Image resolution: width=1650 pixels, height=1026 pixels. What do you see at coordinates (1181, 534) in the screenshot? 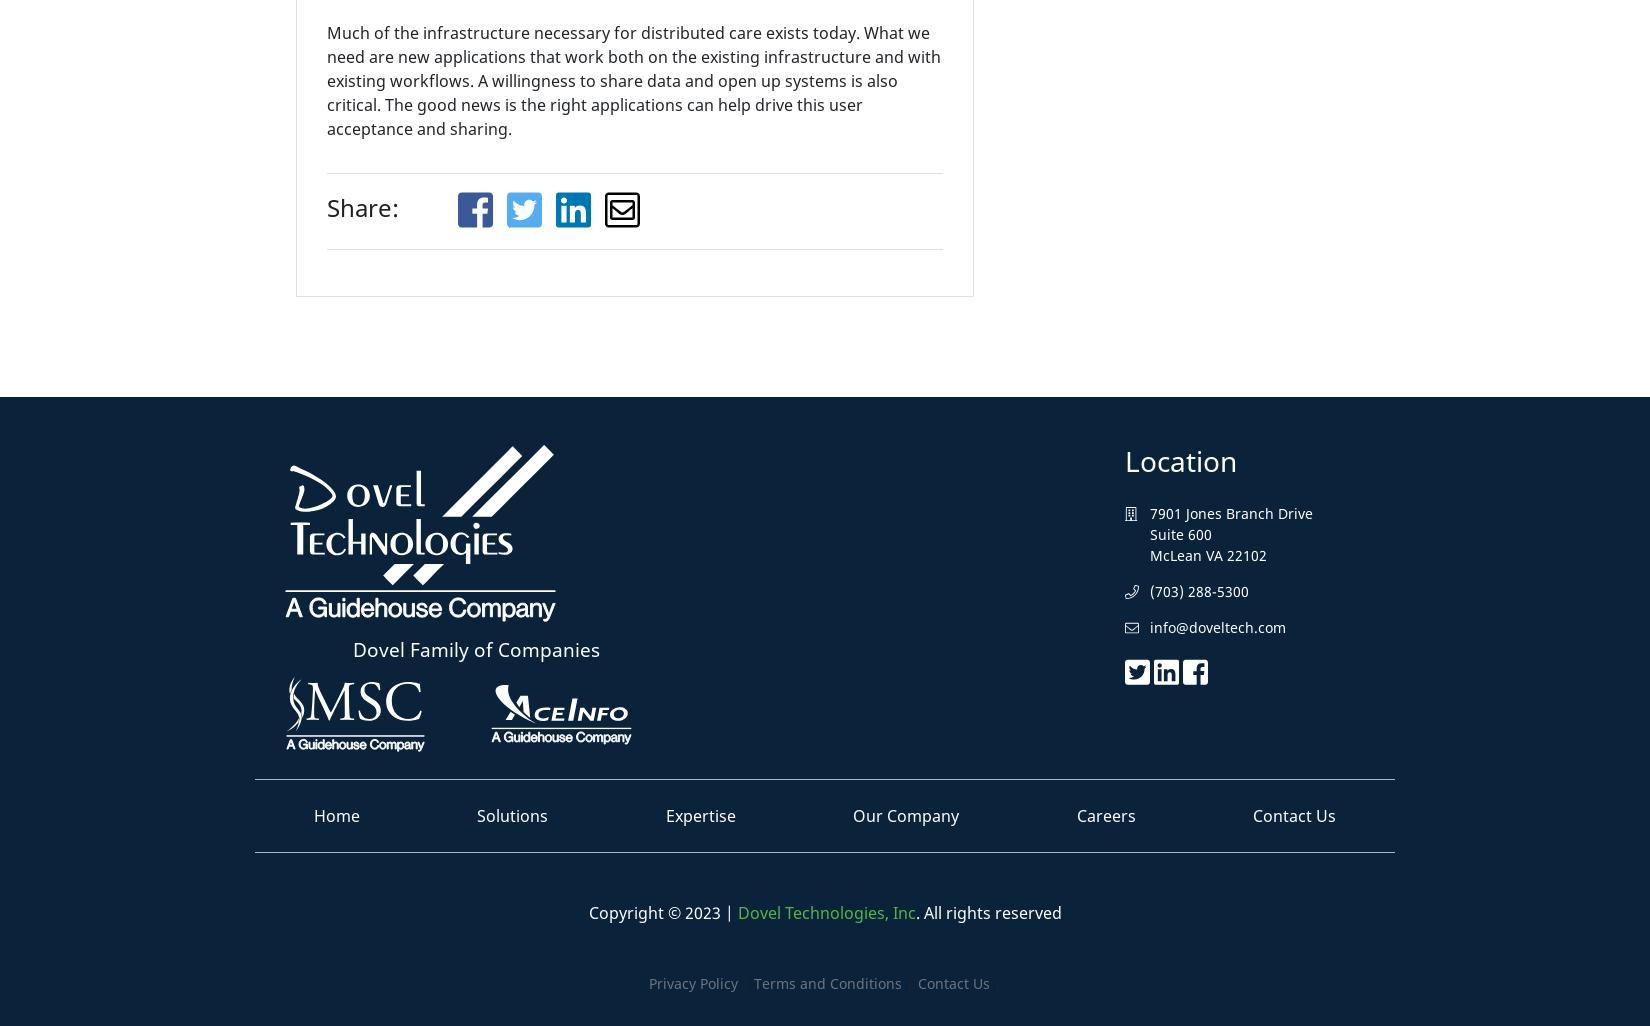
I see `'Suite 600'` at bounding box center [1181, 534].